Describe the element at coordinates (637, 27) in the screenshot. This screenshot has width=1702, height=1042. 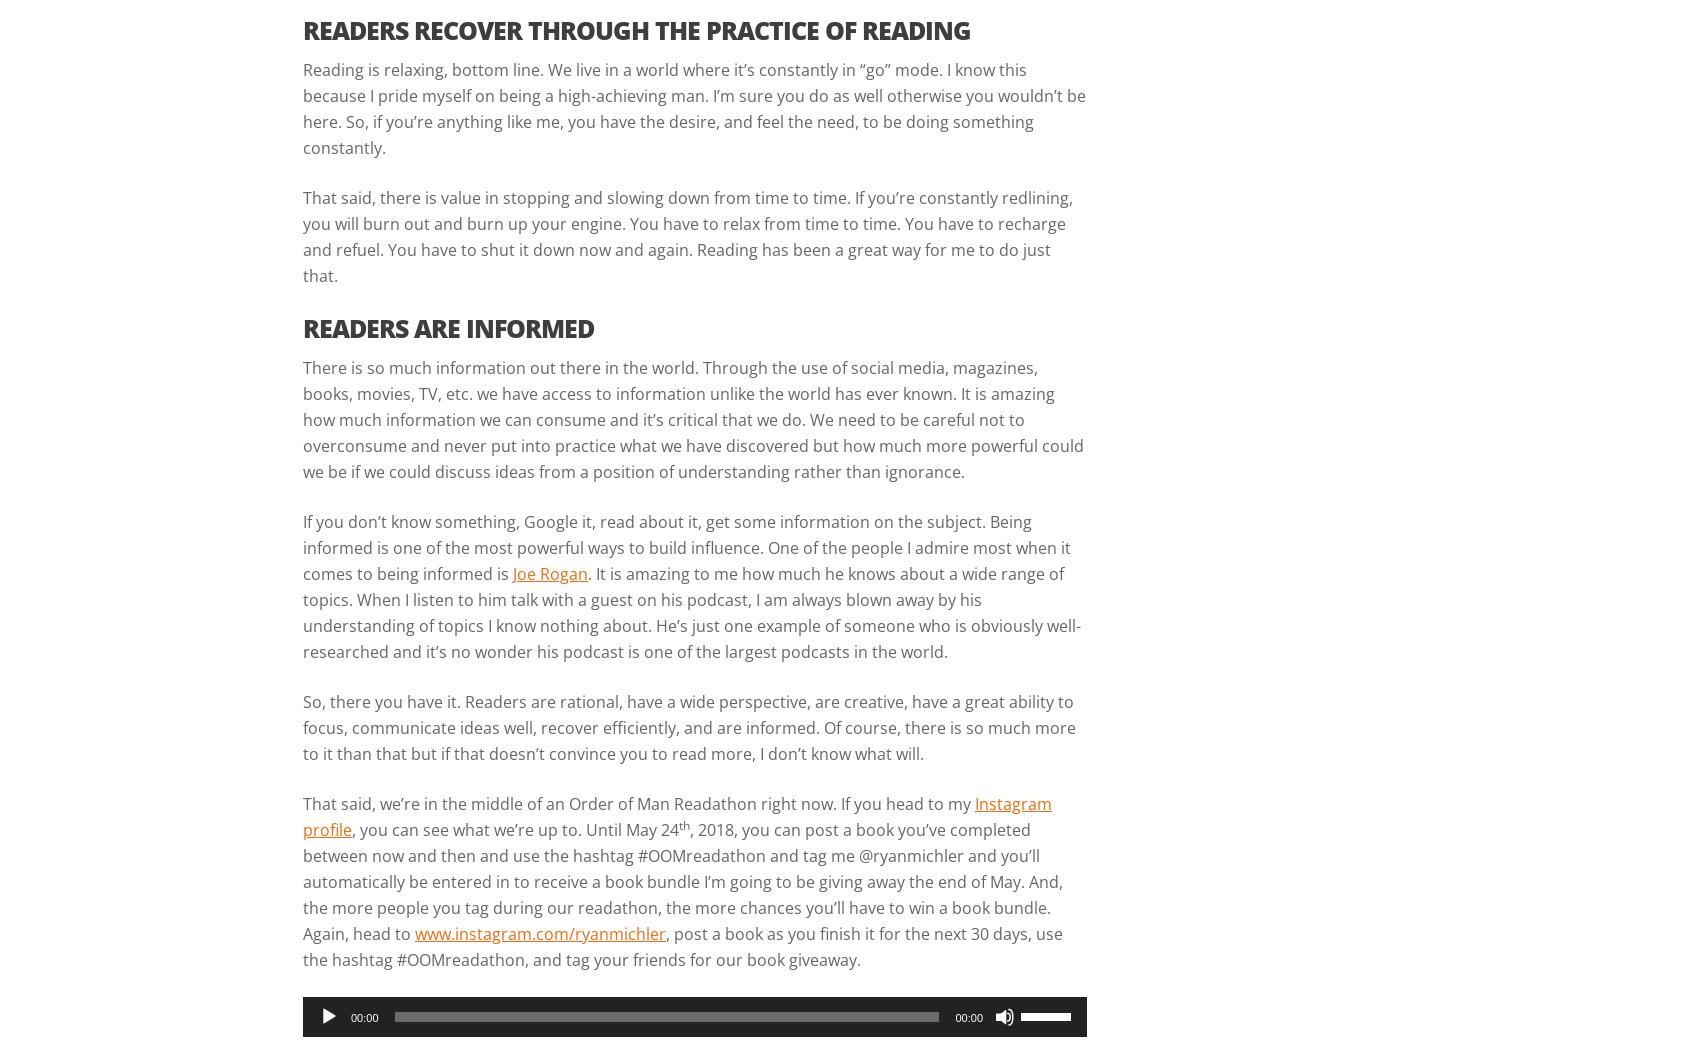
I see `'READERS RECOVER THROUGH THE PRACTICE OF READING'` at that location.